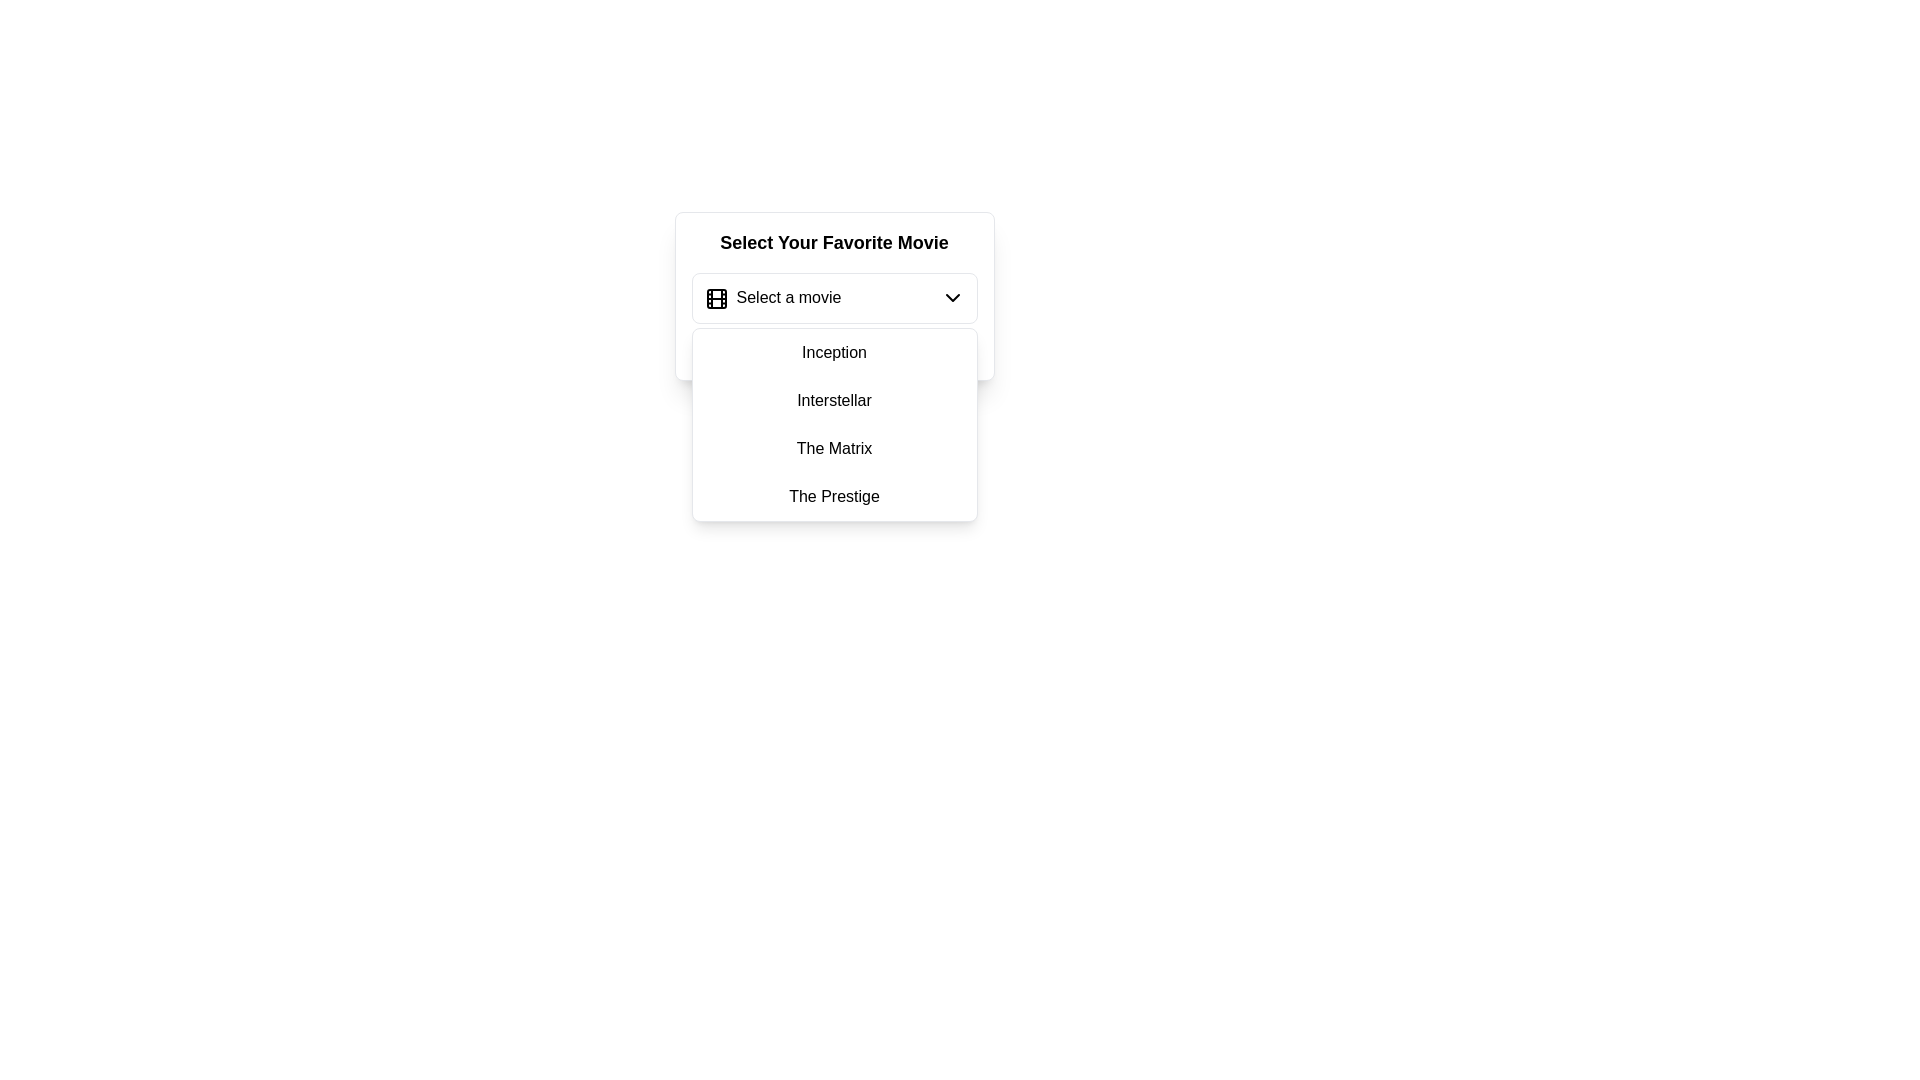 The width and height of the screenshot is (1920, 1080). I want to click on the dropdown menu element labeled 'Select a movie', so click(834, 298).